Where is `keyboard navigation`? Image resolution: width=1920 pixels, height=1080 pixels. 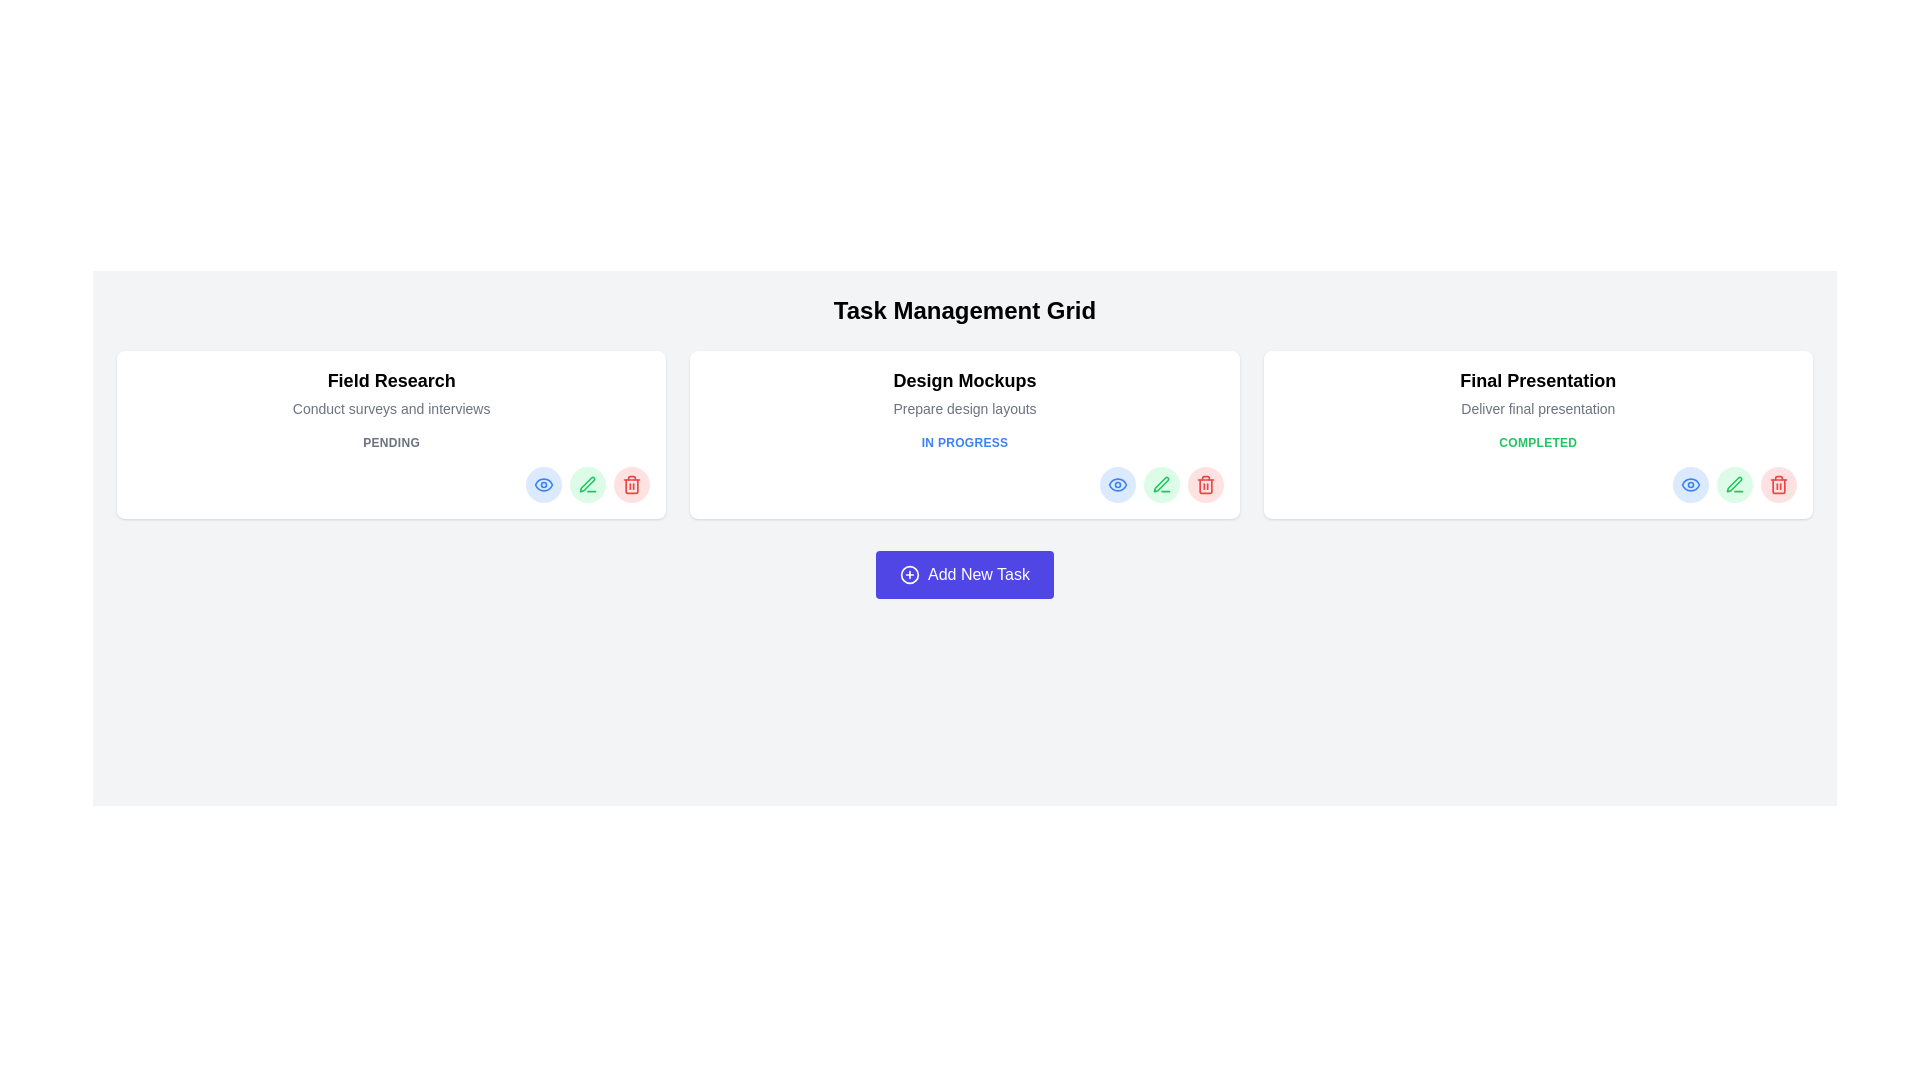
keyboard navigation is located at coordinates (1733, 484).